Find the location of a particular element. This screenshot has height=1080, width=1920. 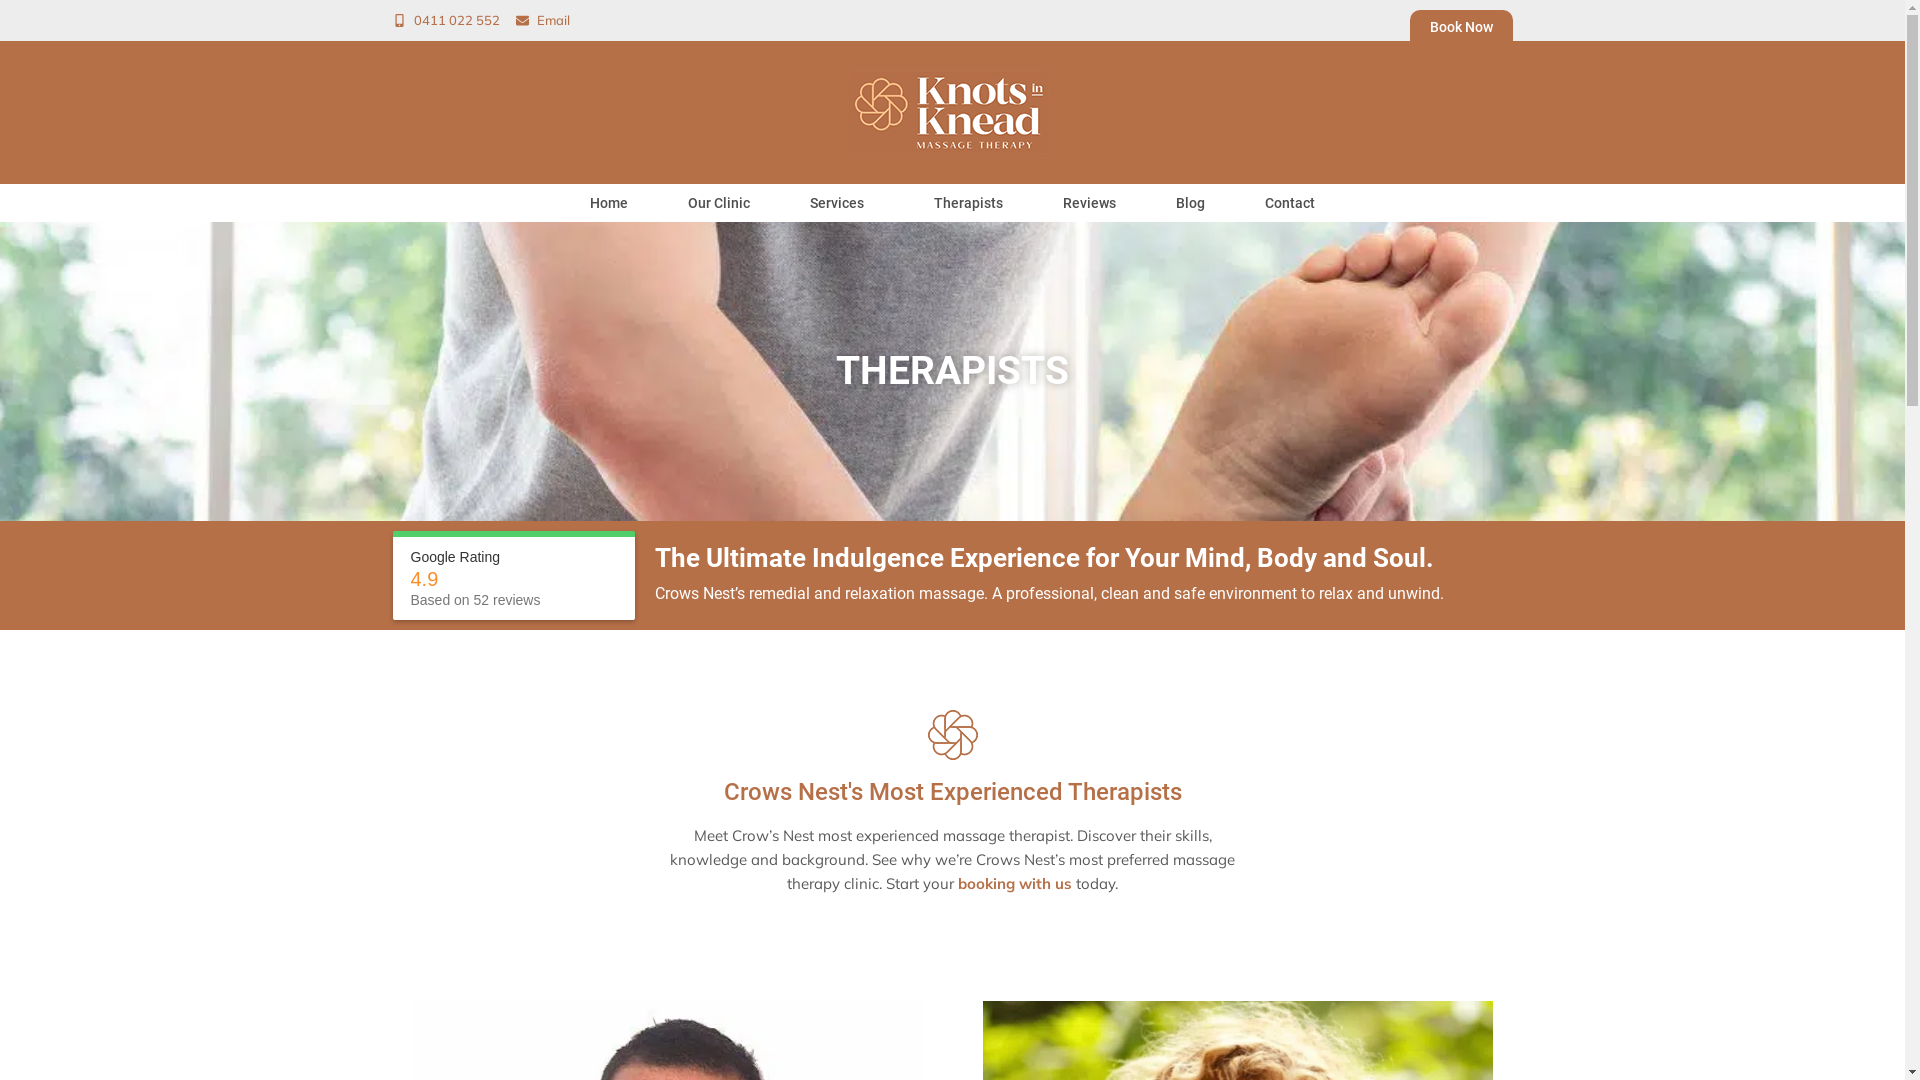

'0411 022 552' is located at coordinates (392, 20).